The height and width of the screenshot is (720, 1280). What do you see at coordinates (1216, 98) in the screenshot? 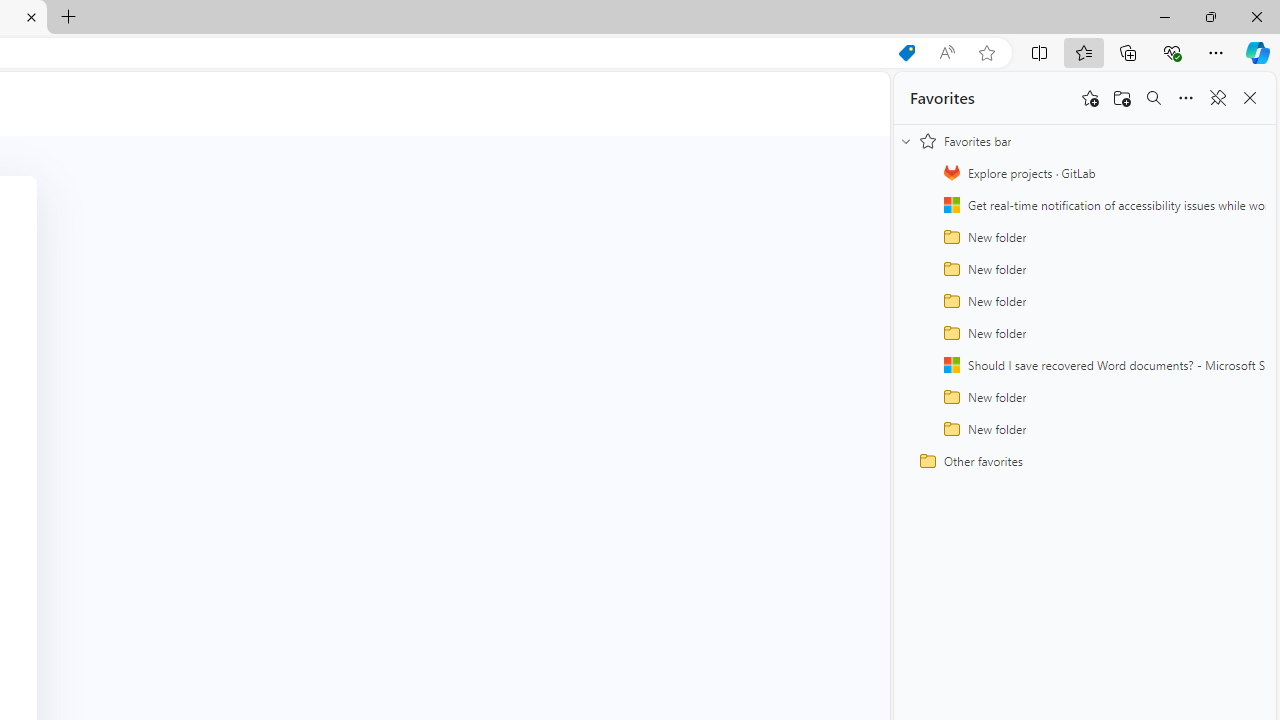
I see `'Unpin favorites'` at bounding box center [1216, 98].